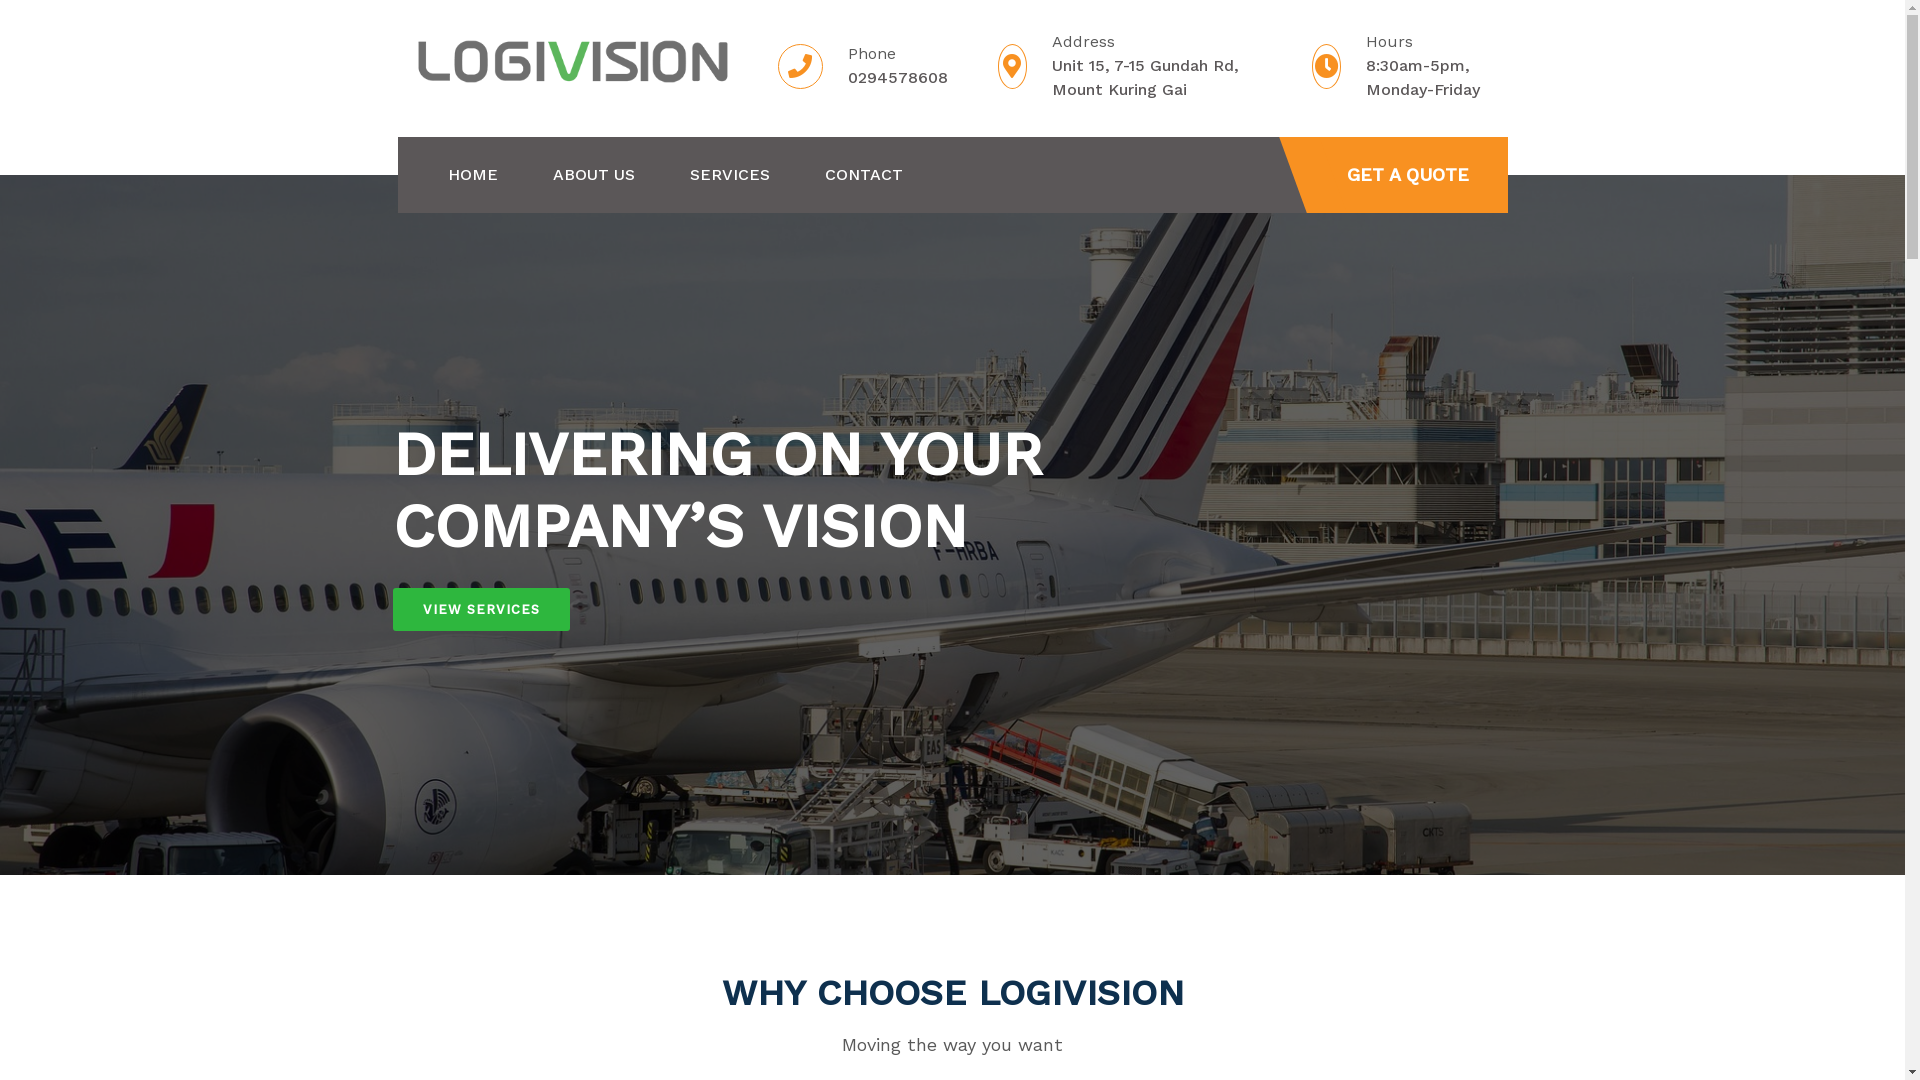 The width and height of the screenshot is (1920, 1080). Describe the element at coordinates (592, 173) in the screenshot. I see `'ABOUT US'` at that location.